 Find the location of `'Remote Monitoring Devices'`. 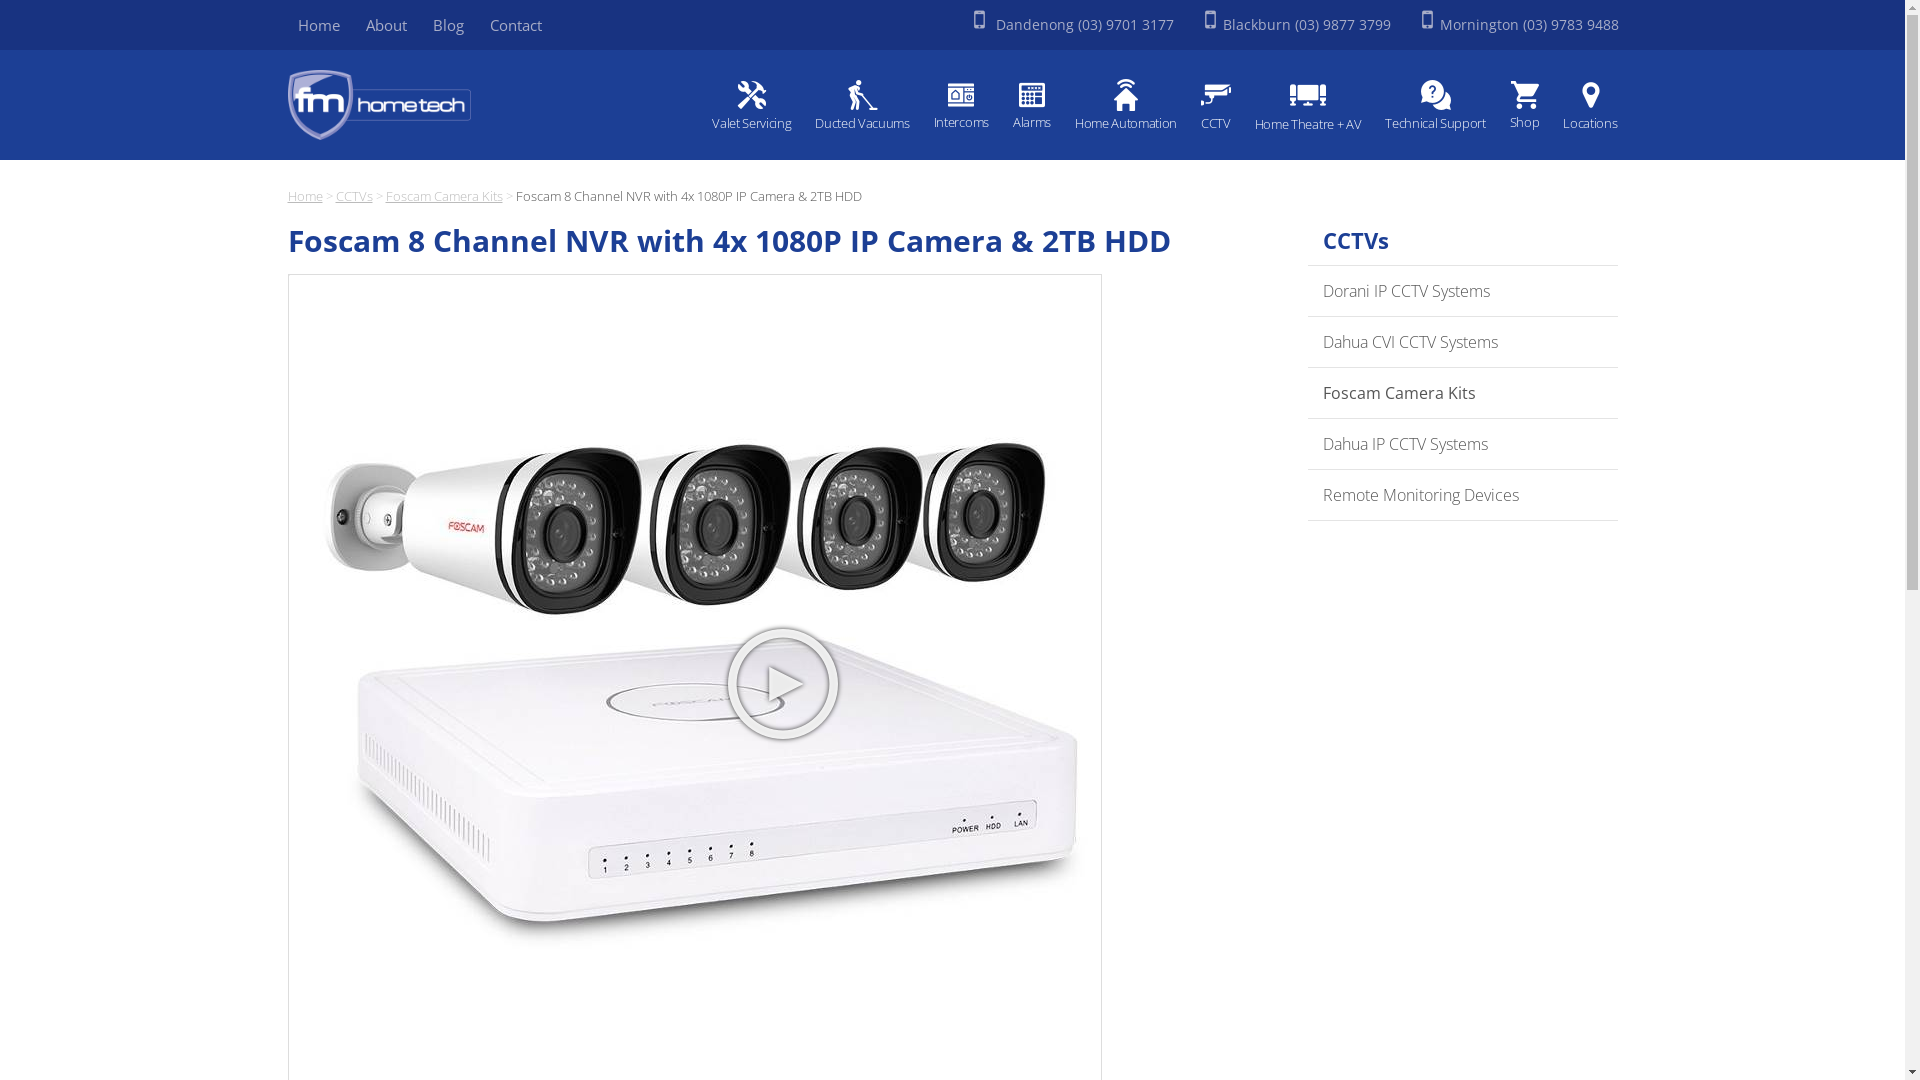

'Remote Monitoring Devices' is located at coordinates (1463, 495).